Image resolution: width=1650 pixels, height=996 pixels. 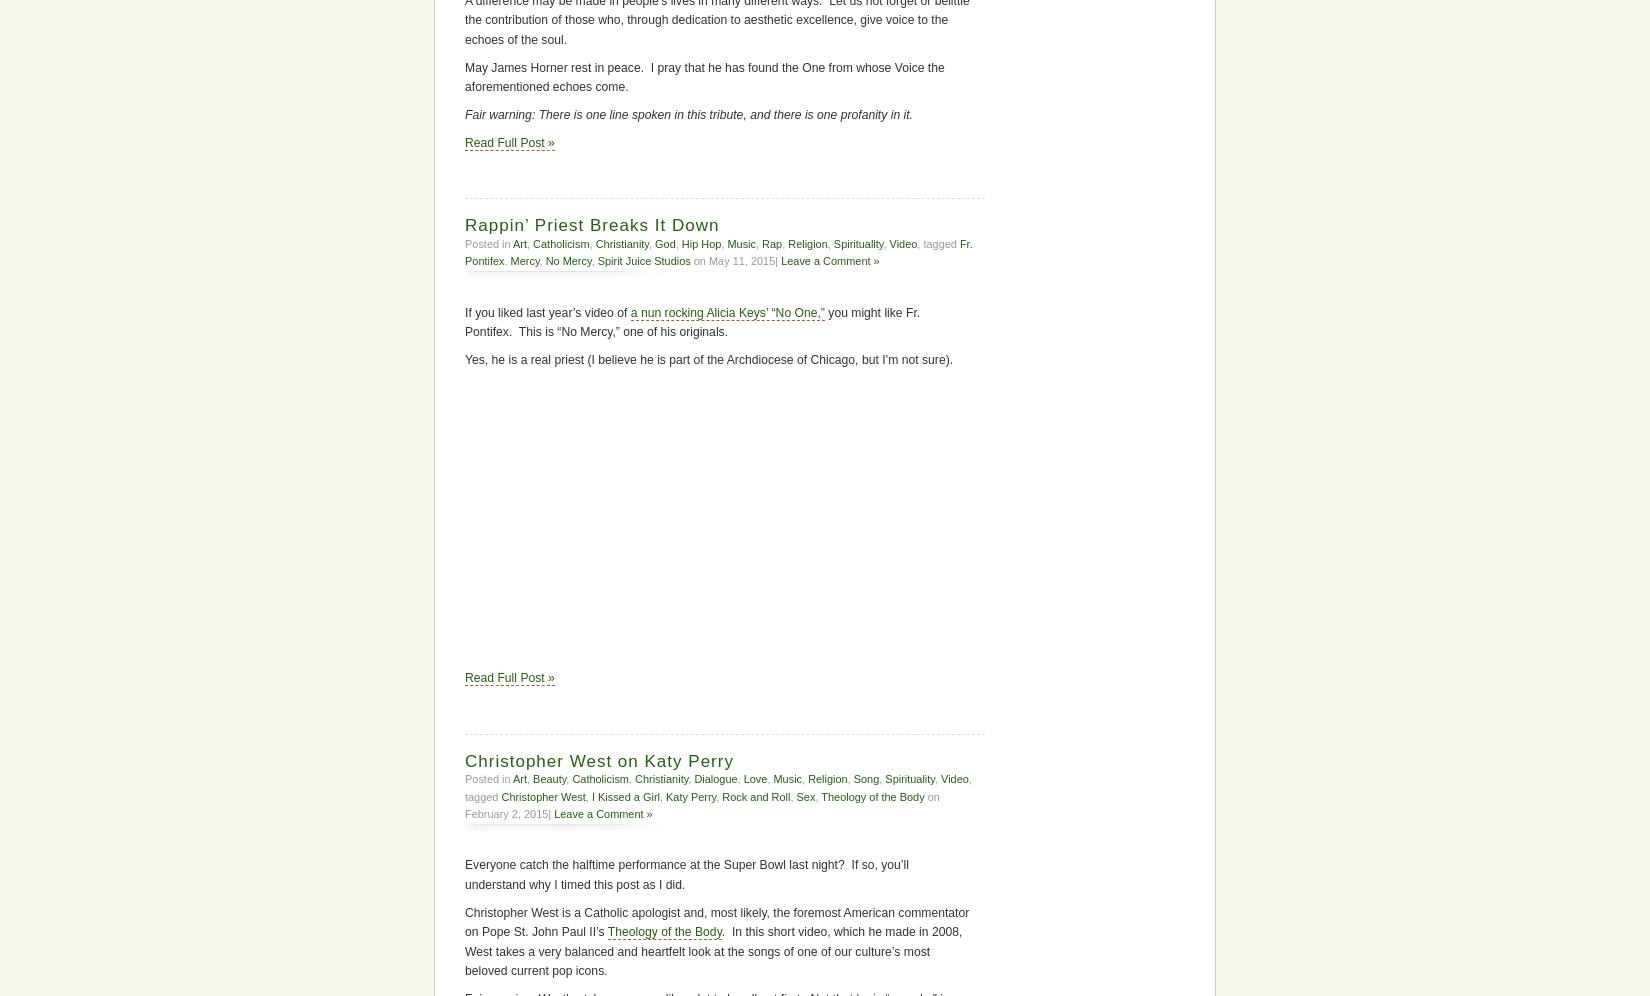 What do you see at coordinates (590, 795) in the screenshot?
I see `'I Kissed a Girl'` at bounding box center [590, 795].